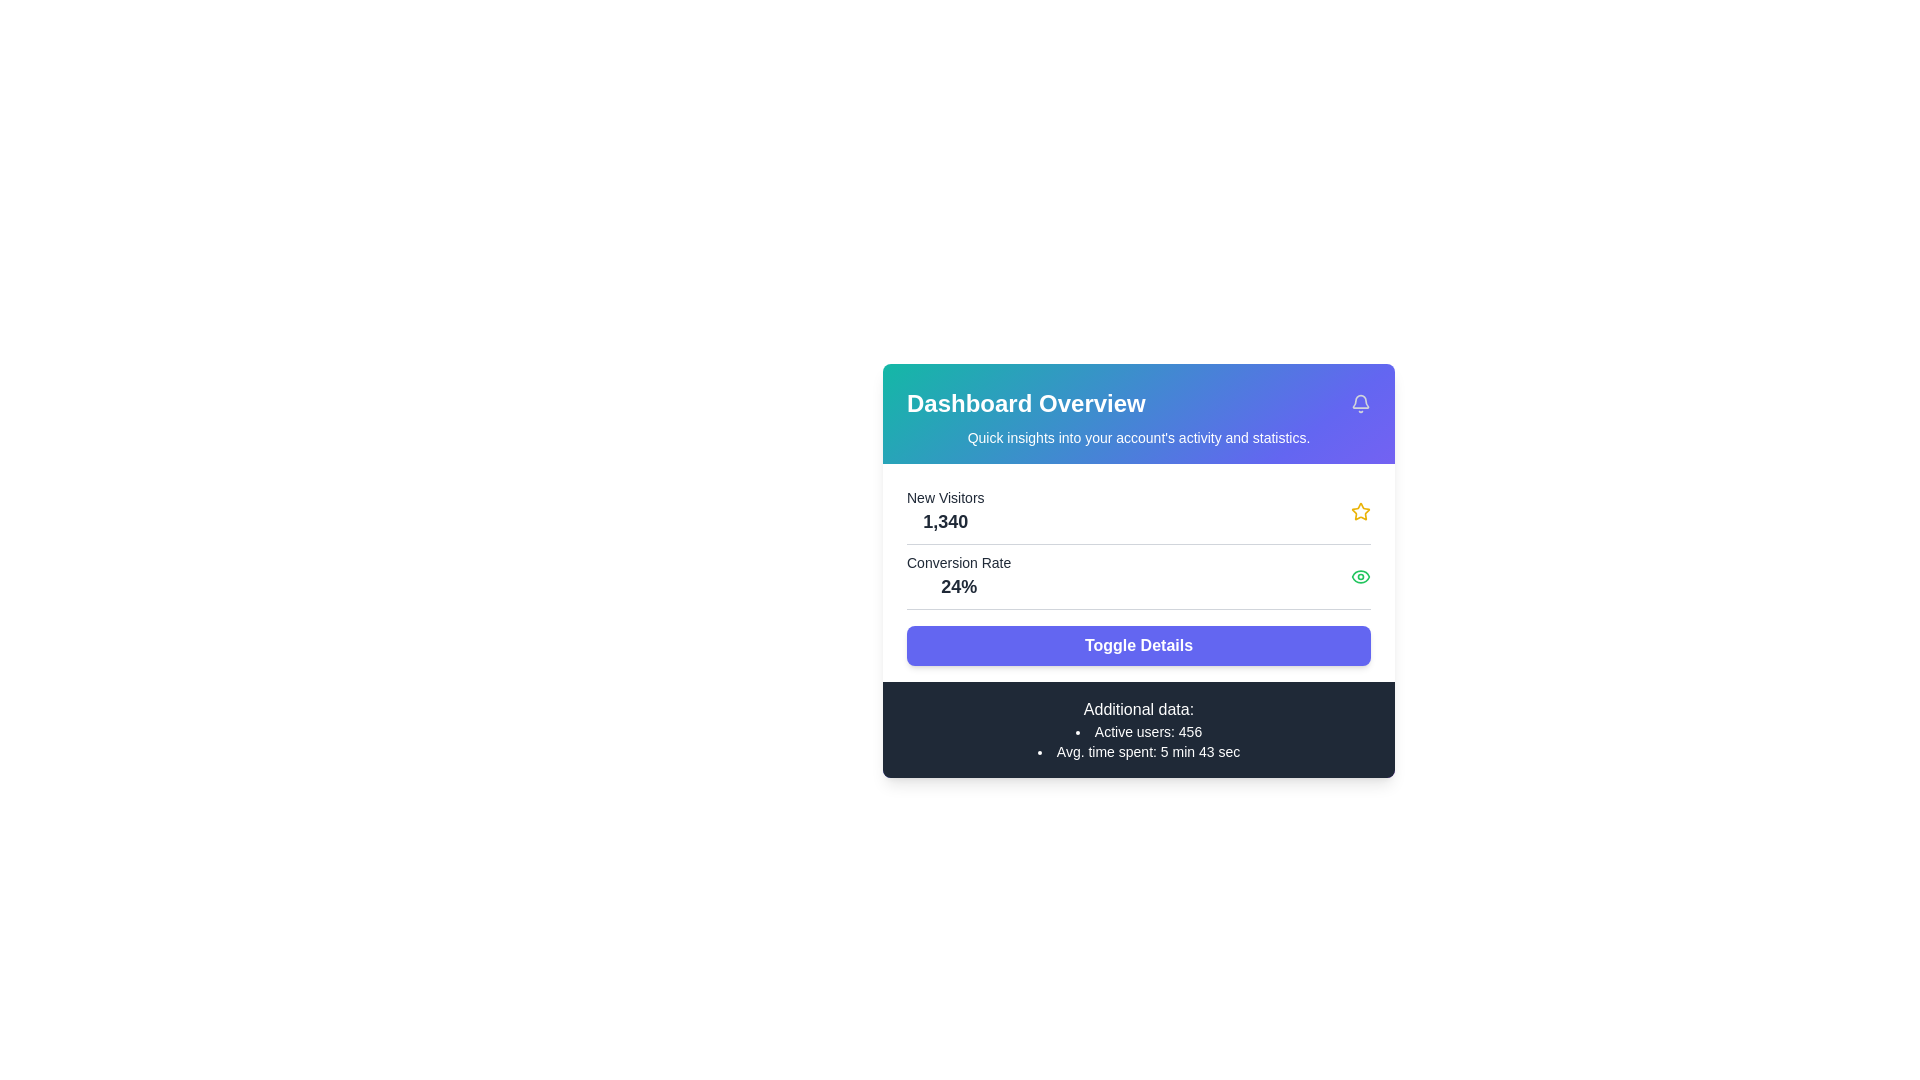 This screenshot has width=1920, height=1080. Describe the element at coordinates (1138, 404) in the screenshot. I see `the Section Title Header that summarizes the content of the dashboard by moving the cursor to its center point` at that location.